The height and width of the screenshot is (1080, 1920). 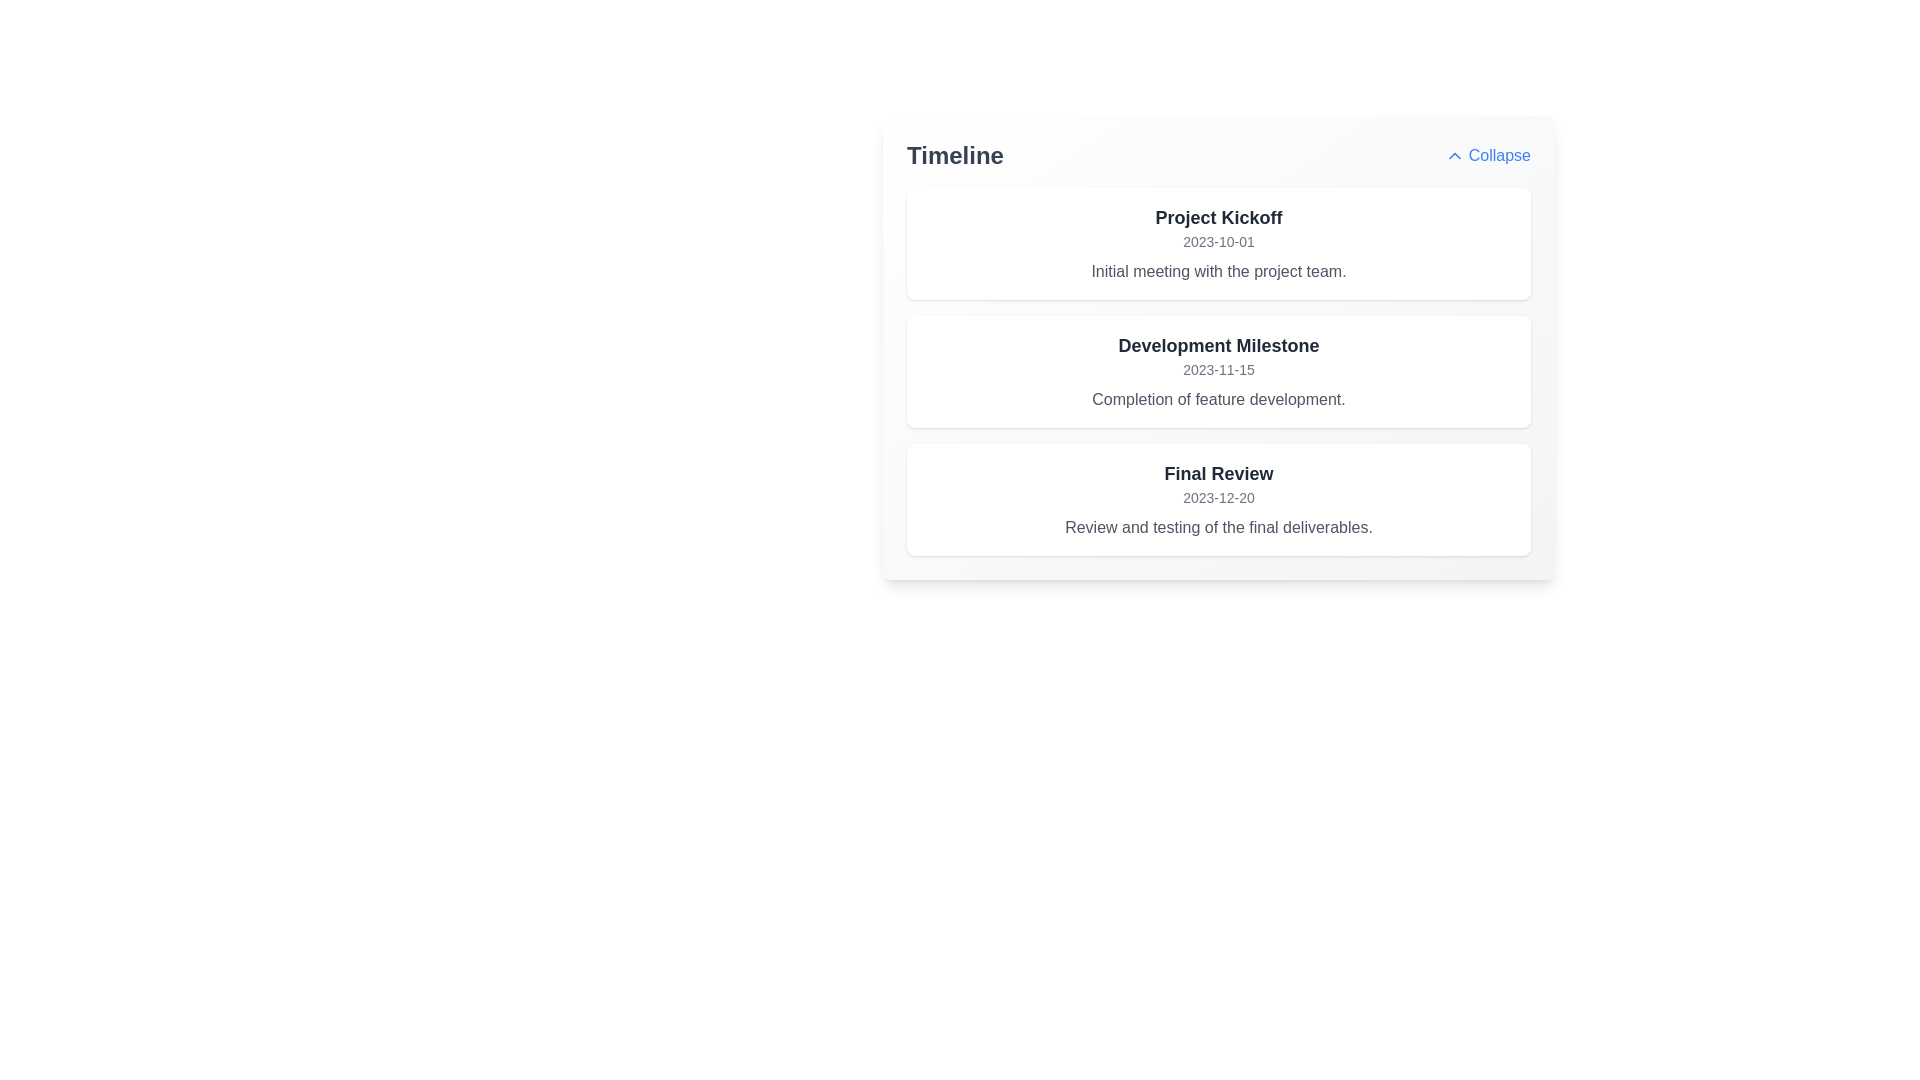 I want to click on the date text label that indicates a deadline or milestone, located below the title 'Final Review' and above the description text in the timeline card interface, so click(x=1218, y=496).